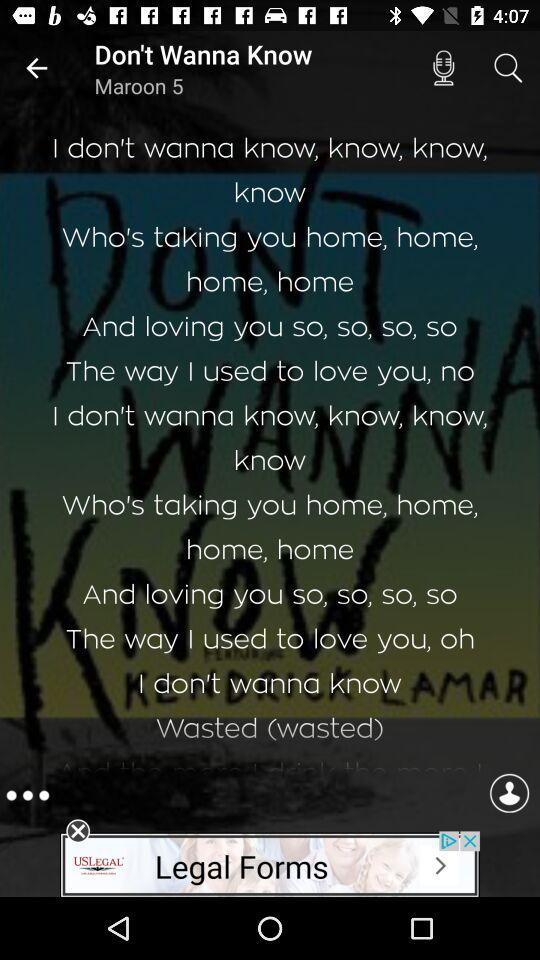 This screenshot has height=960, width=540. Describe the element at coordinates (509, 796) in the screenshot. I see `the avatar icon` at that location.